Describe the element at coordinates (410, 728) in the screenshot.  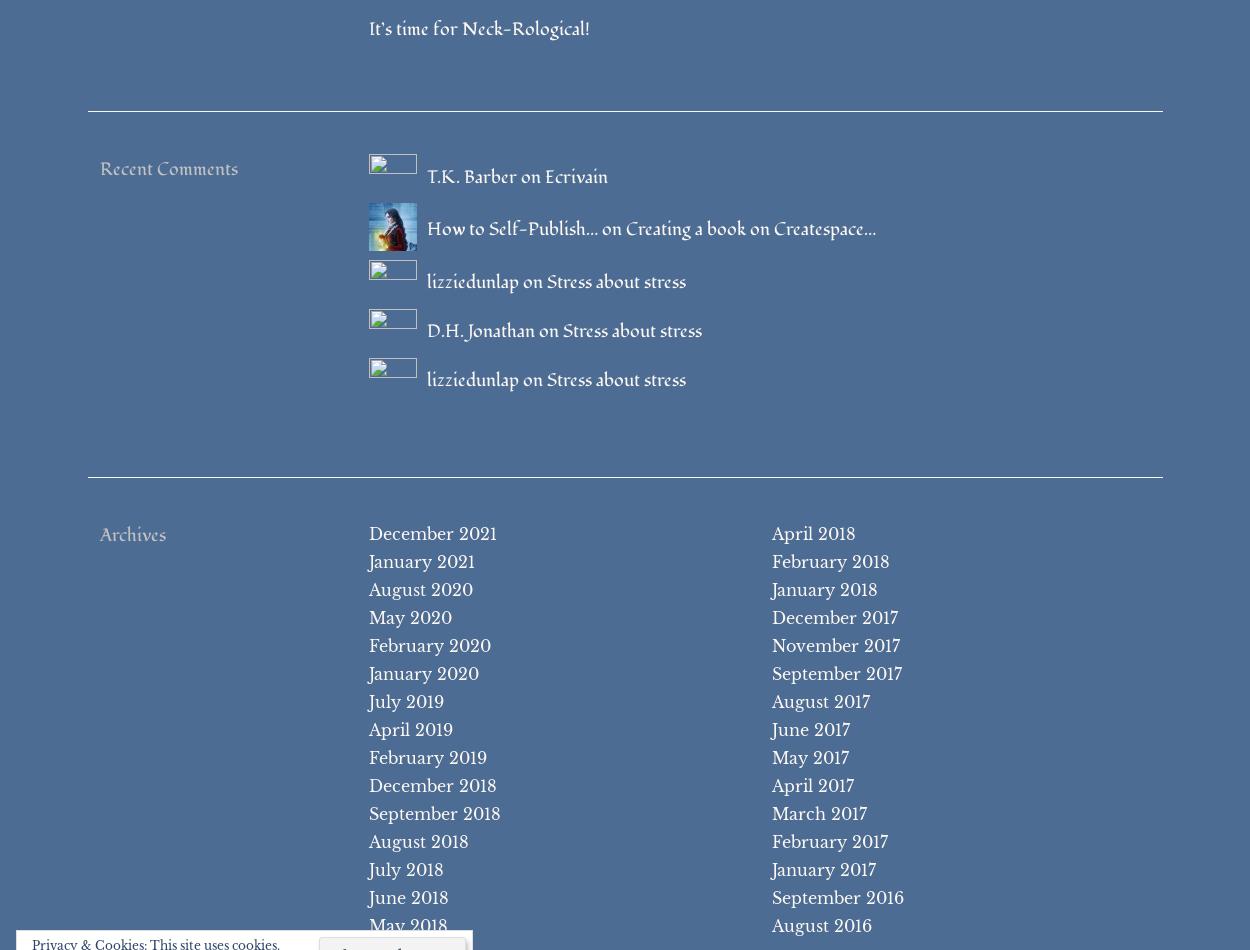
I see `'April 2019'` at that location.